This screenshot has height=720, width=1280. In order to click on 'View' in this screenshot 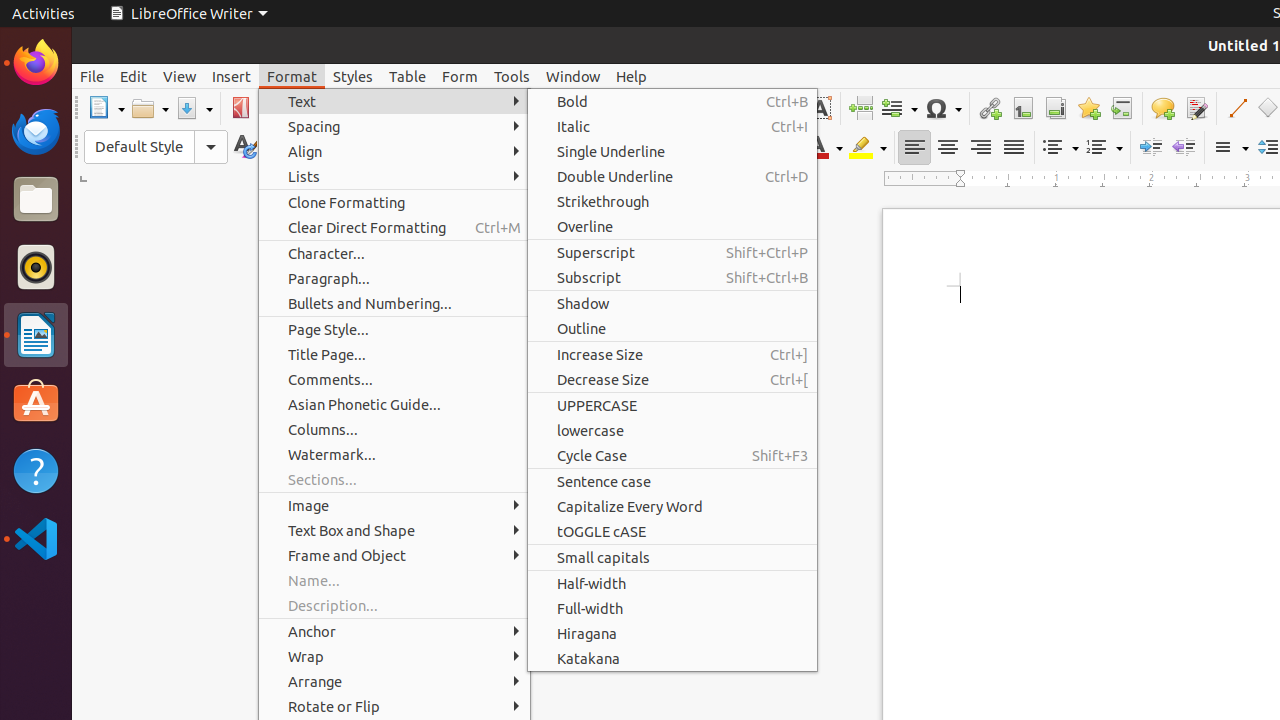, I will do `click(179, 75)`.